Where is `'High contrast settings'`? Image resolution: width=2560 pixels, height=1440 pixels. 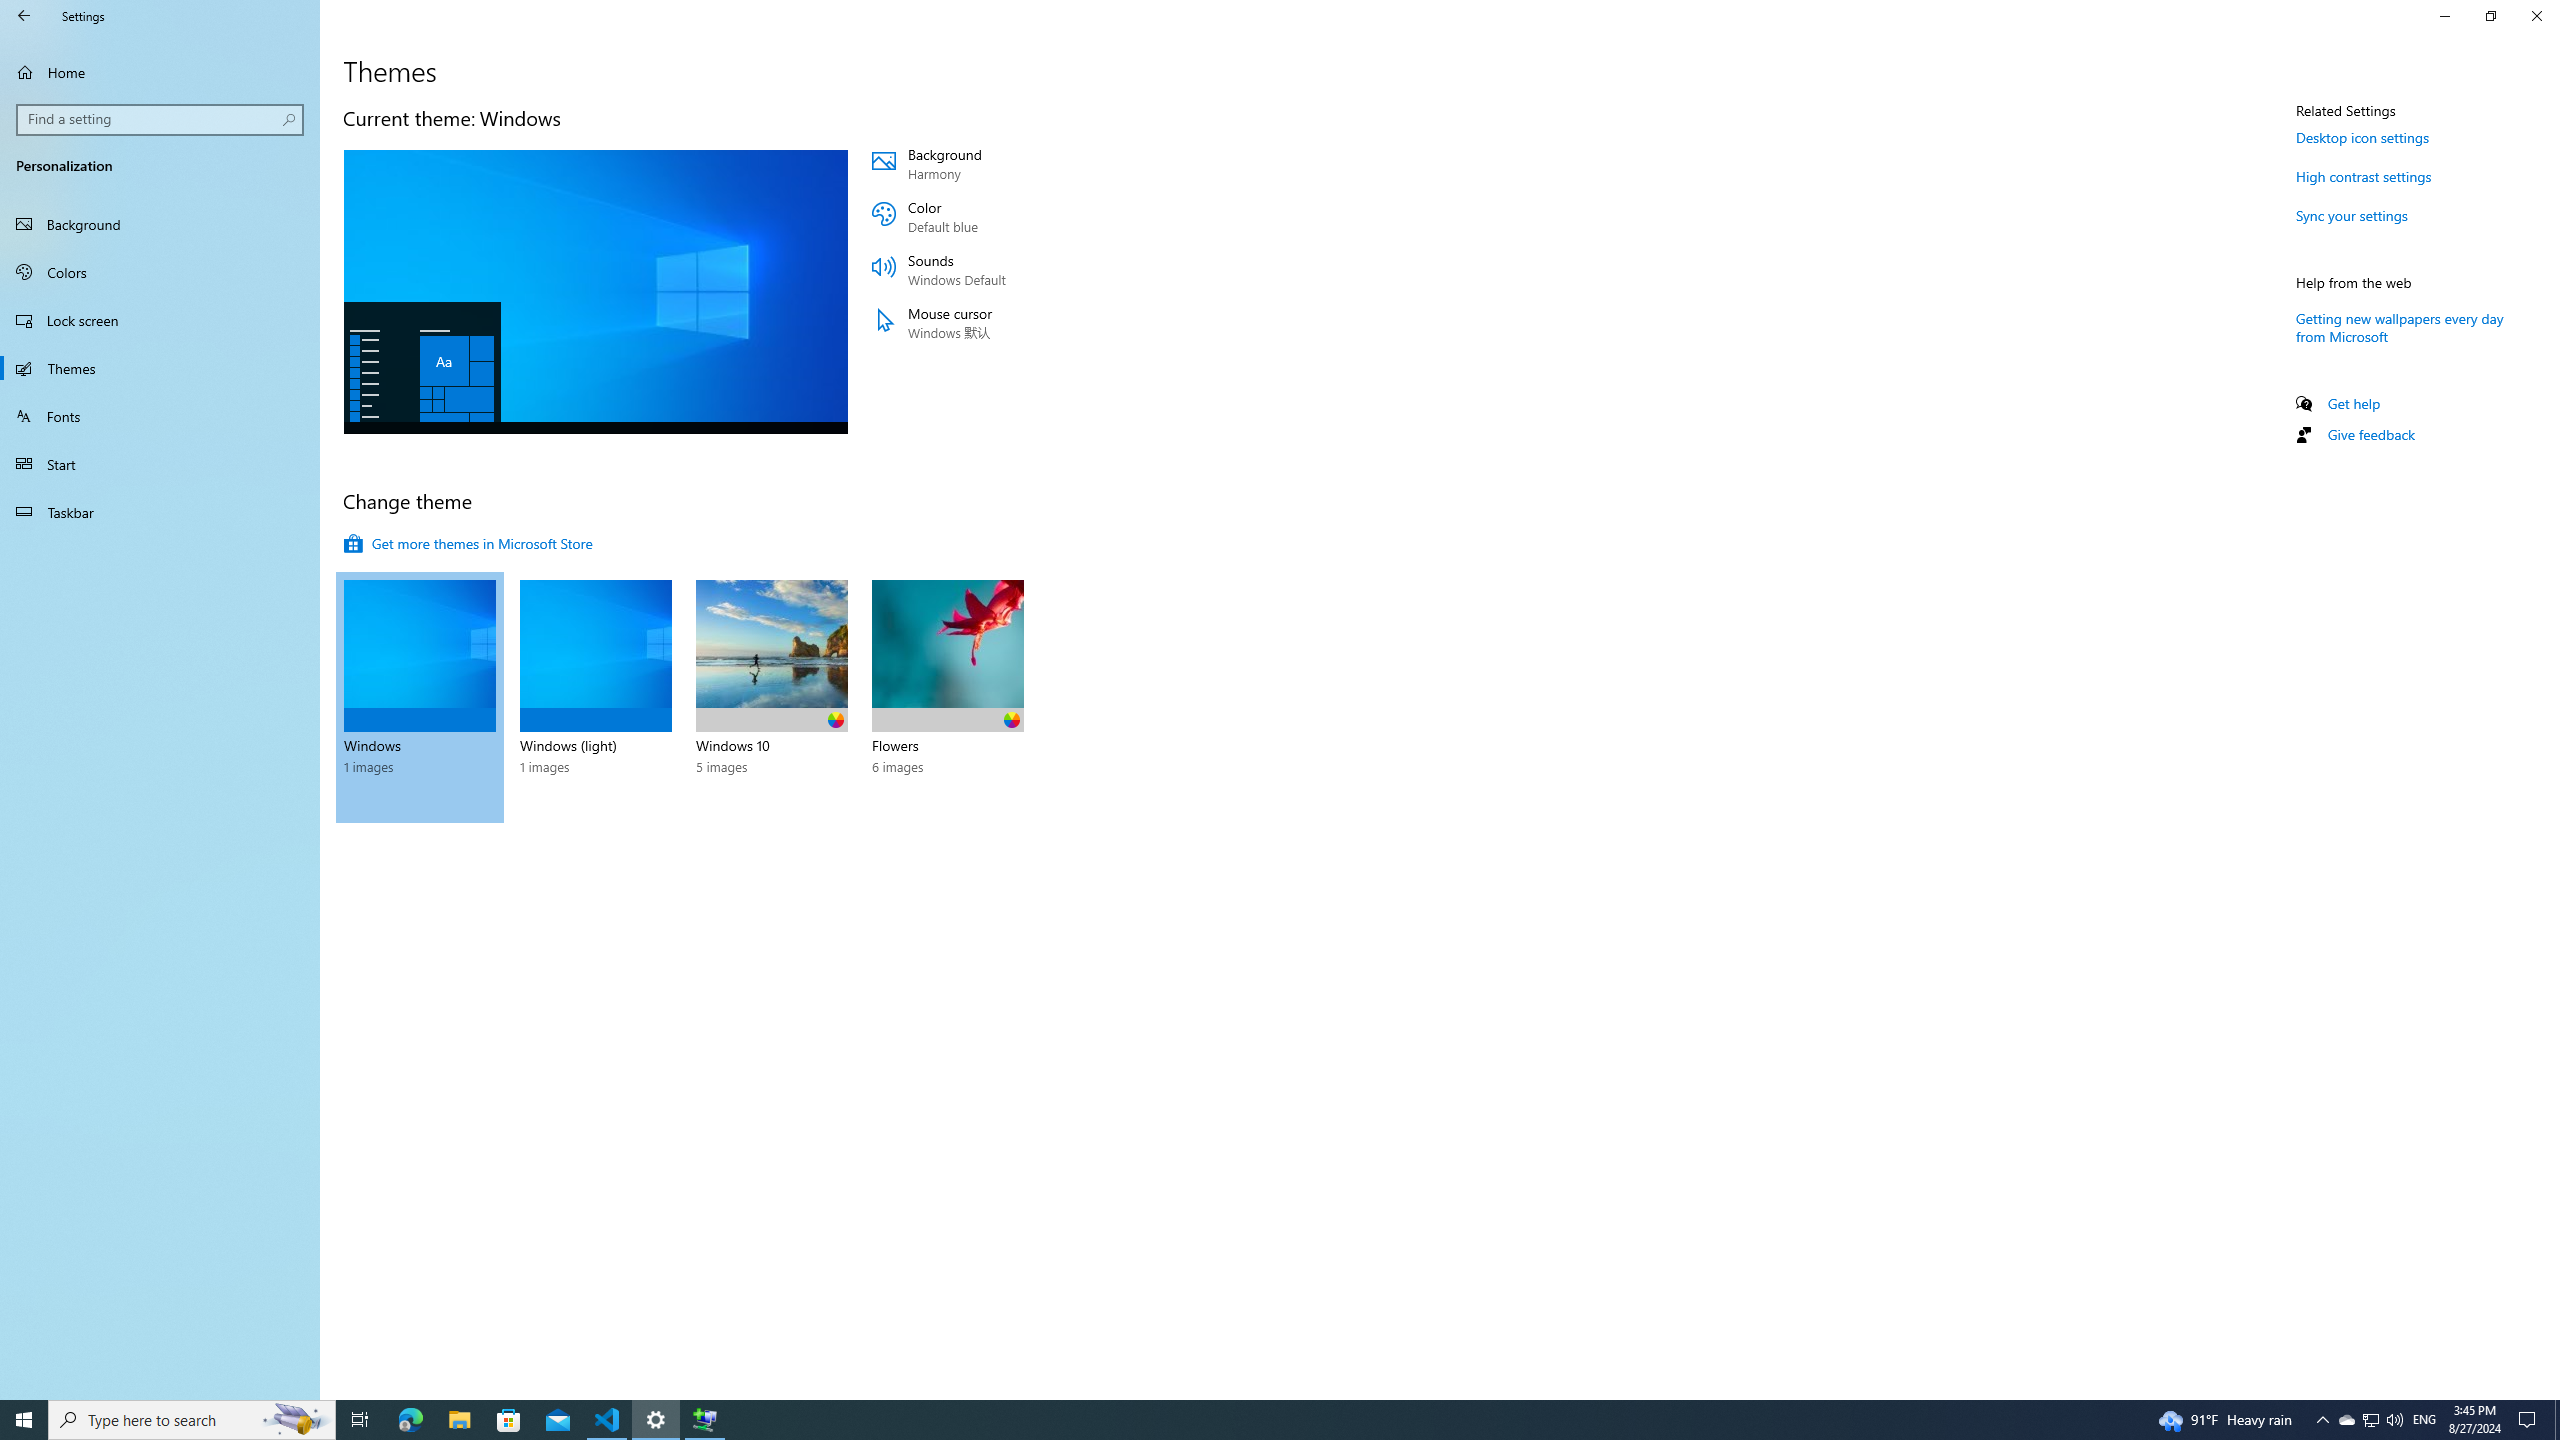
'High contrast settings' is located at coordinates (2364, 176).